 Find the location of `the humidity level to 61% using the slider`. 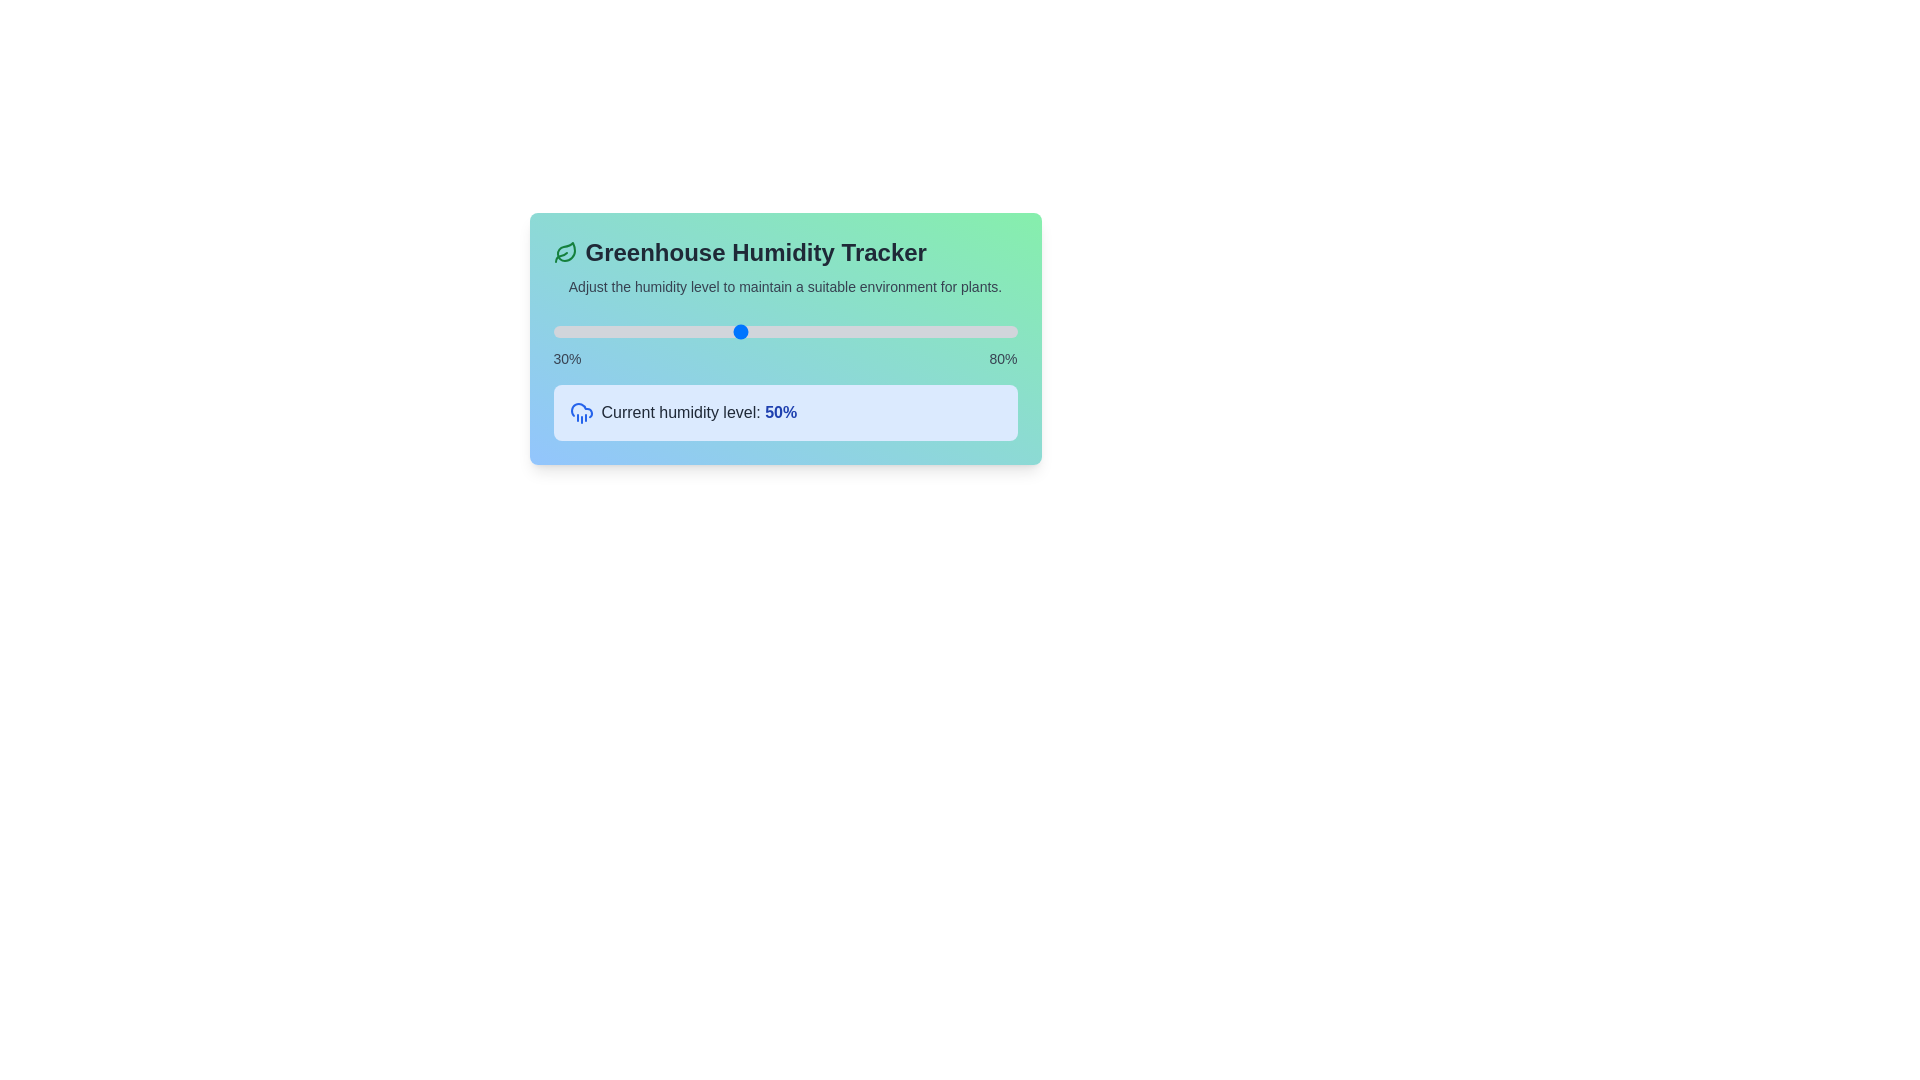

the humidity level to 61% using the slider is located at coordinates (841, 330).